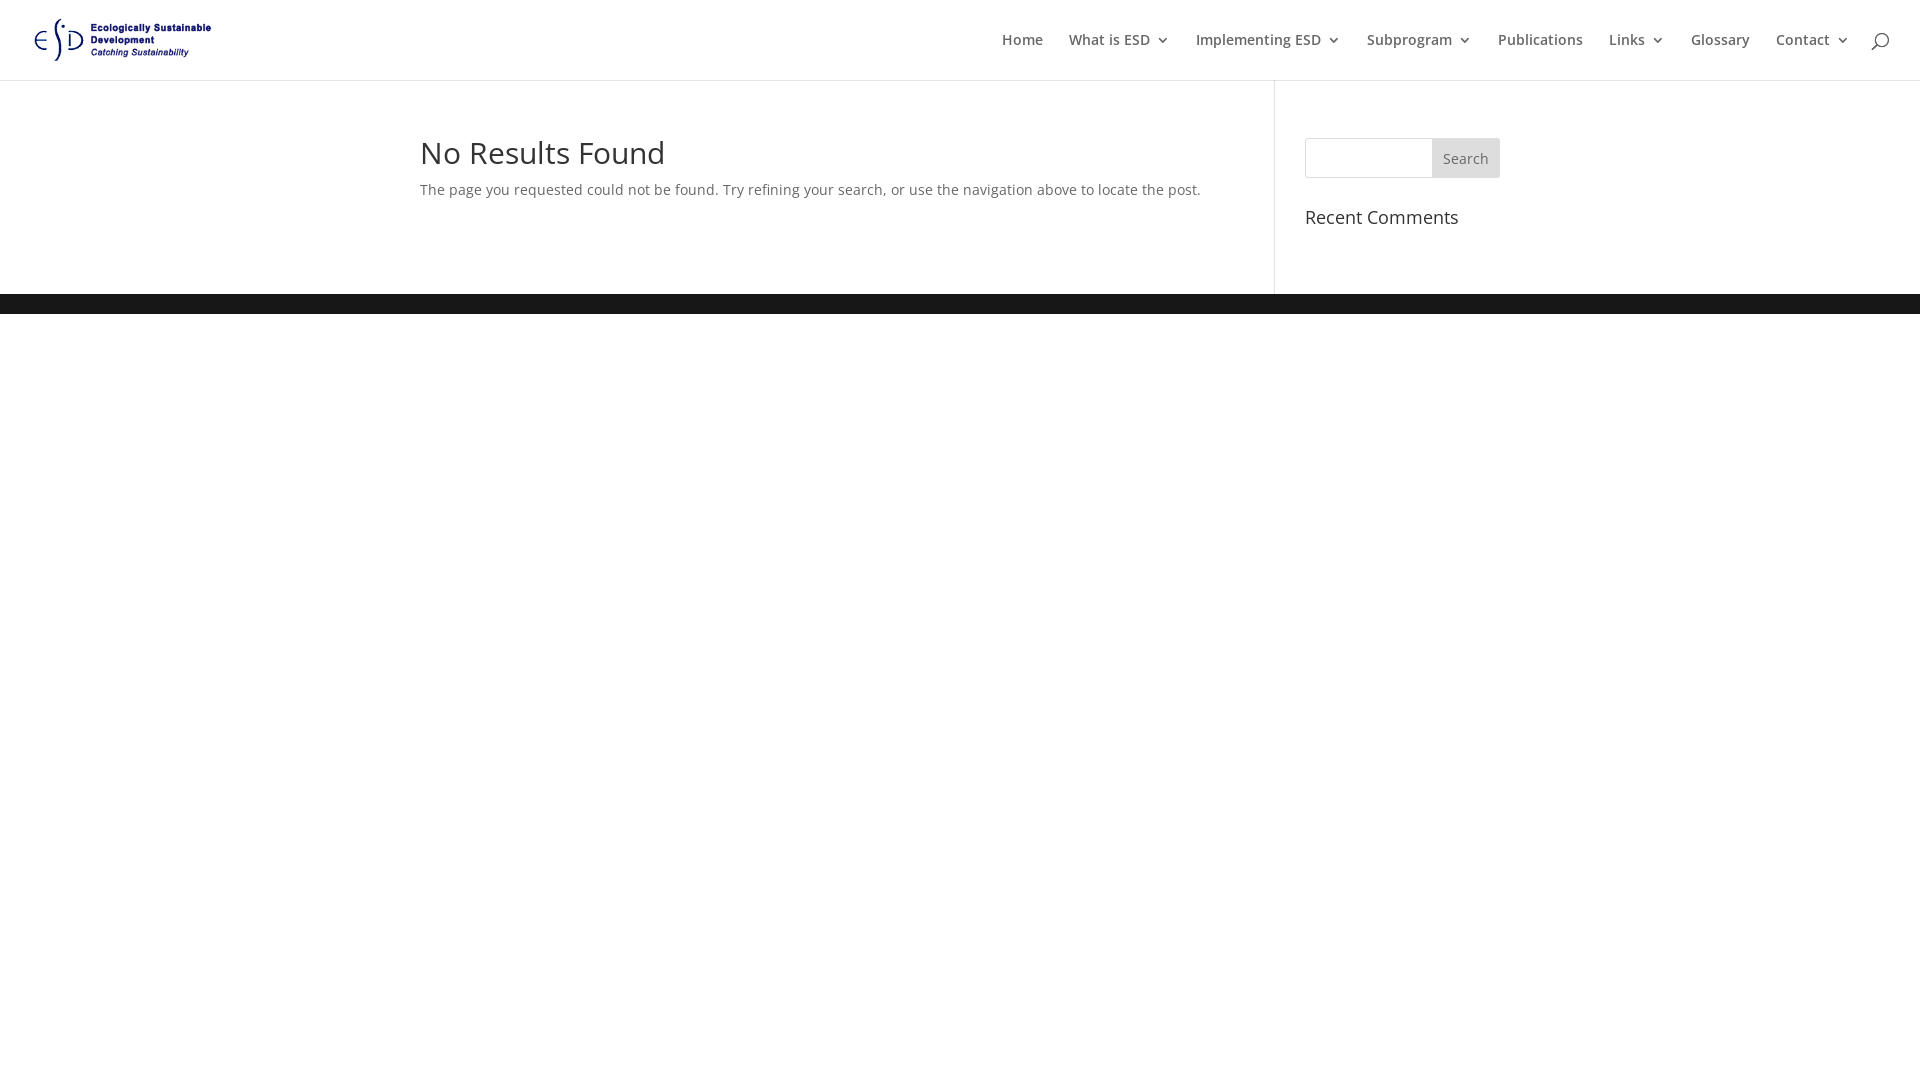  I want to click on 'Implementing ESD', so click(1267, 55).